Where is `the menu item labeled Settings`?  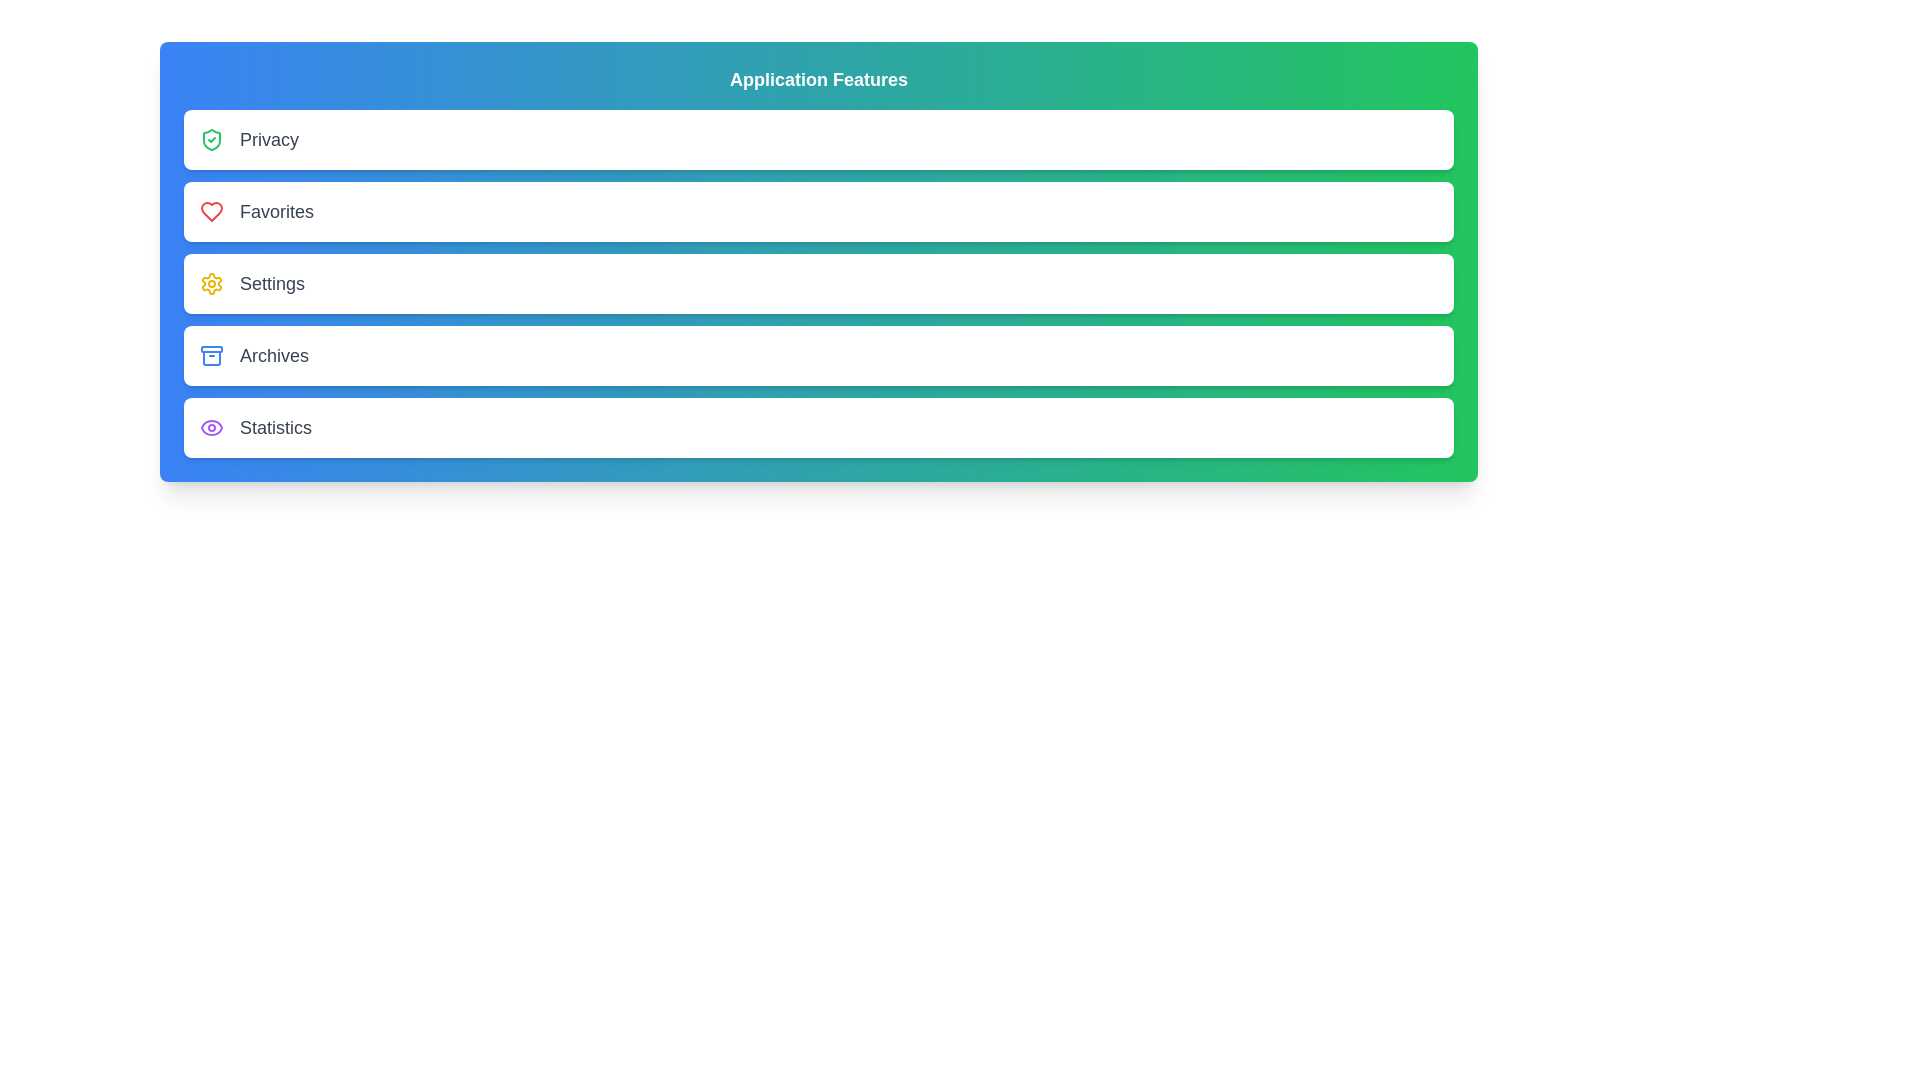
the menu item labeled Settings is located at coordinates (819, 284).